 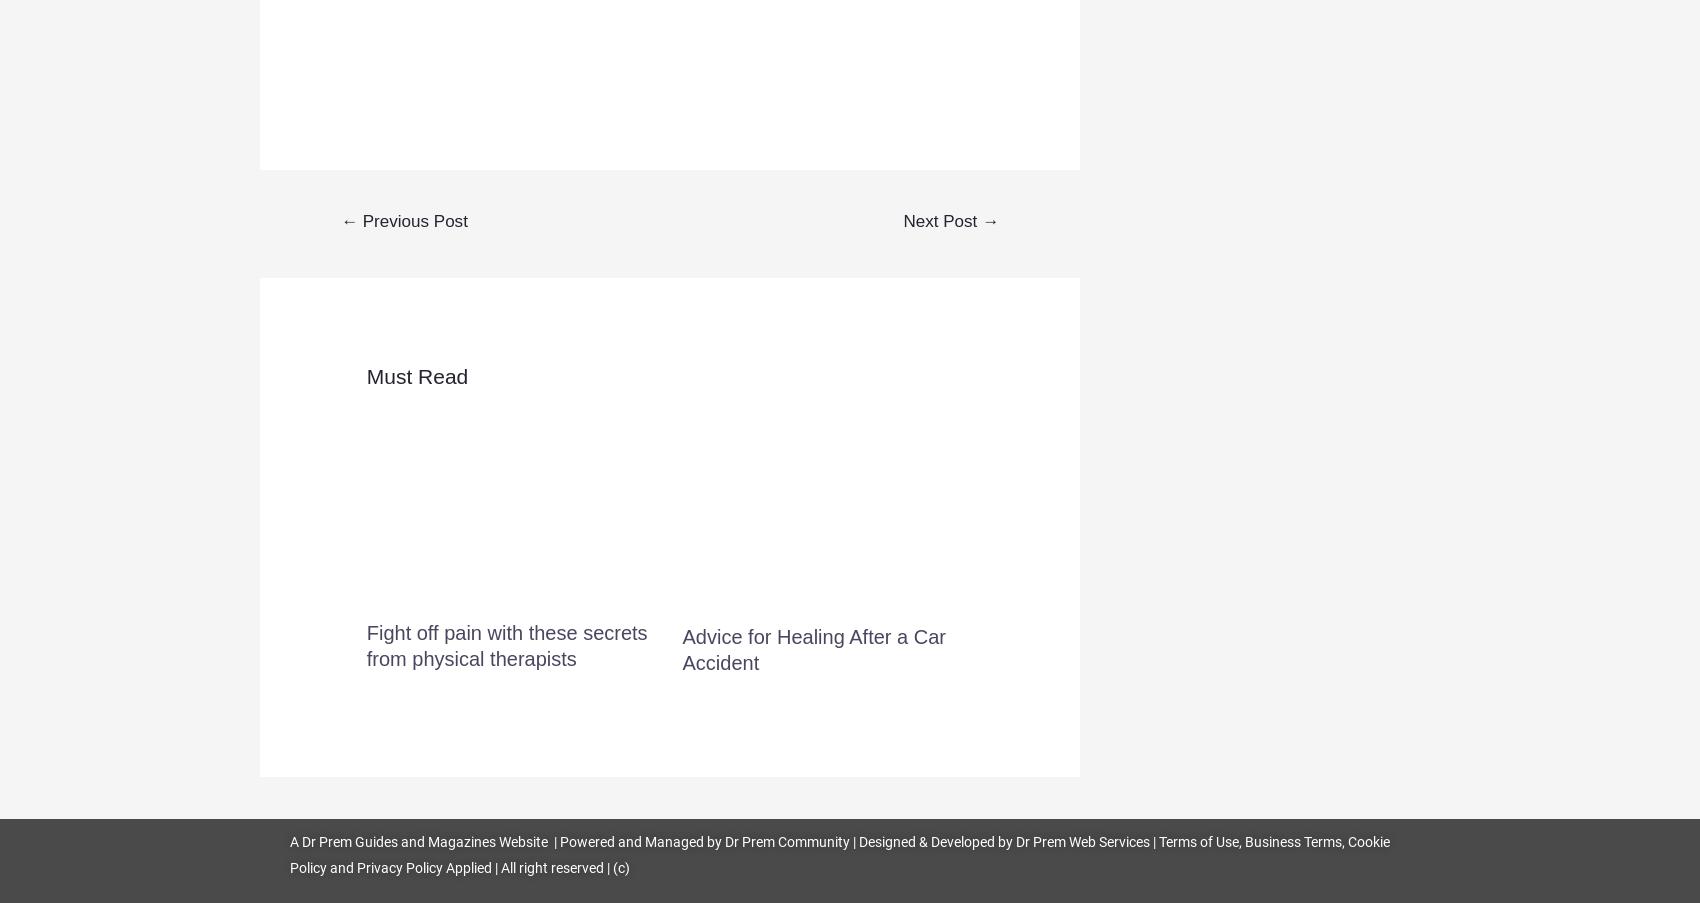 What do you see at coordinates (1083, 841) in the screenshot?
I see `'Dr Prem Web Services'` at bounding box center [1083, 841].